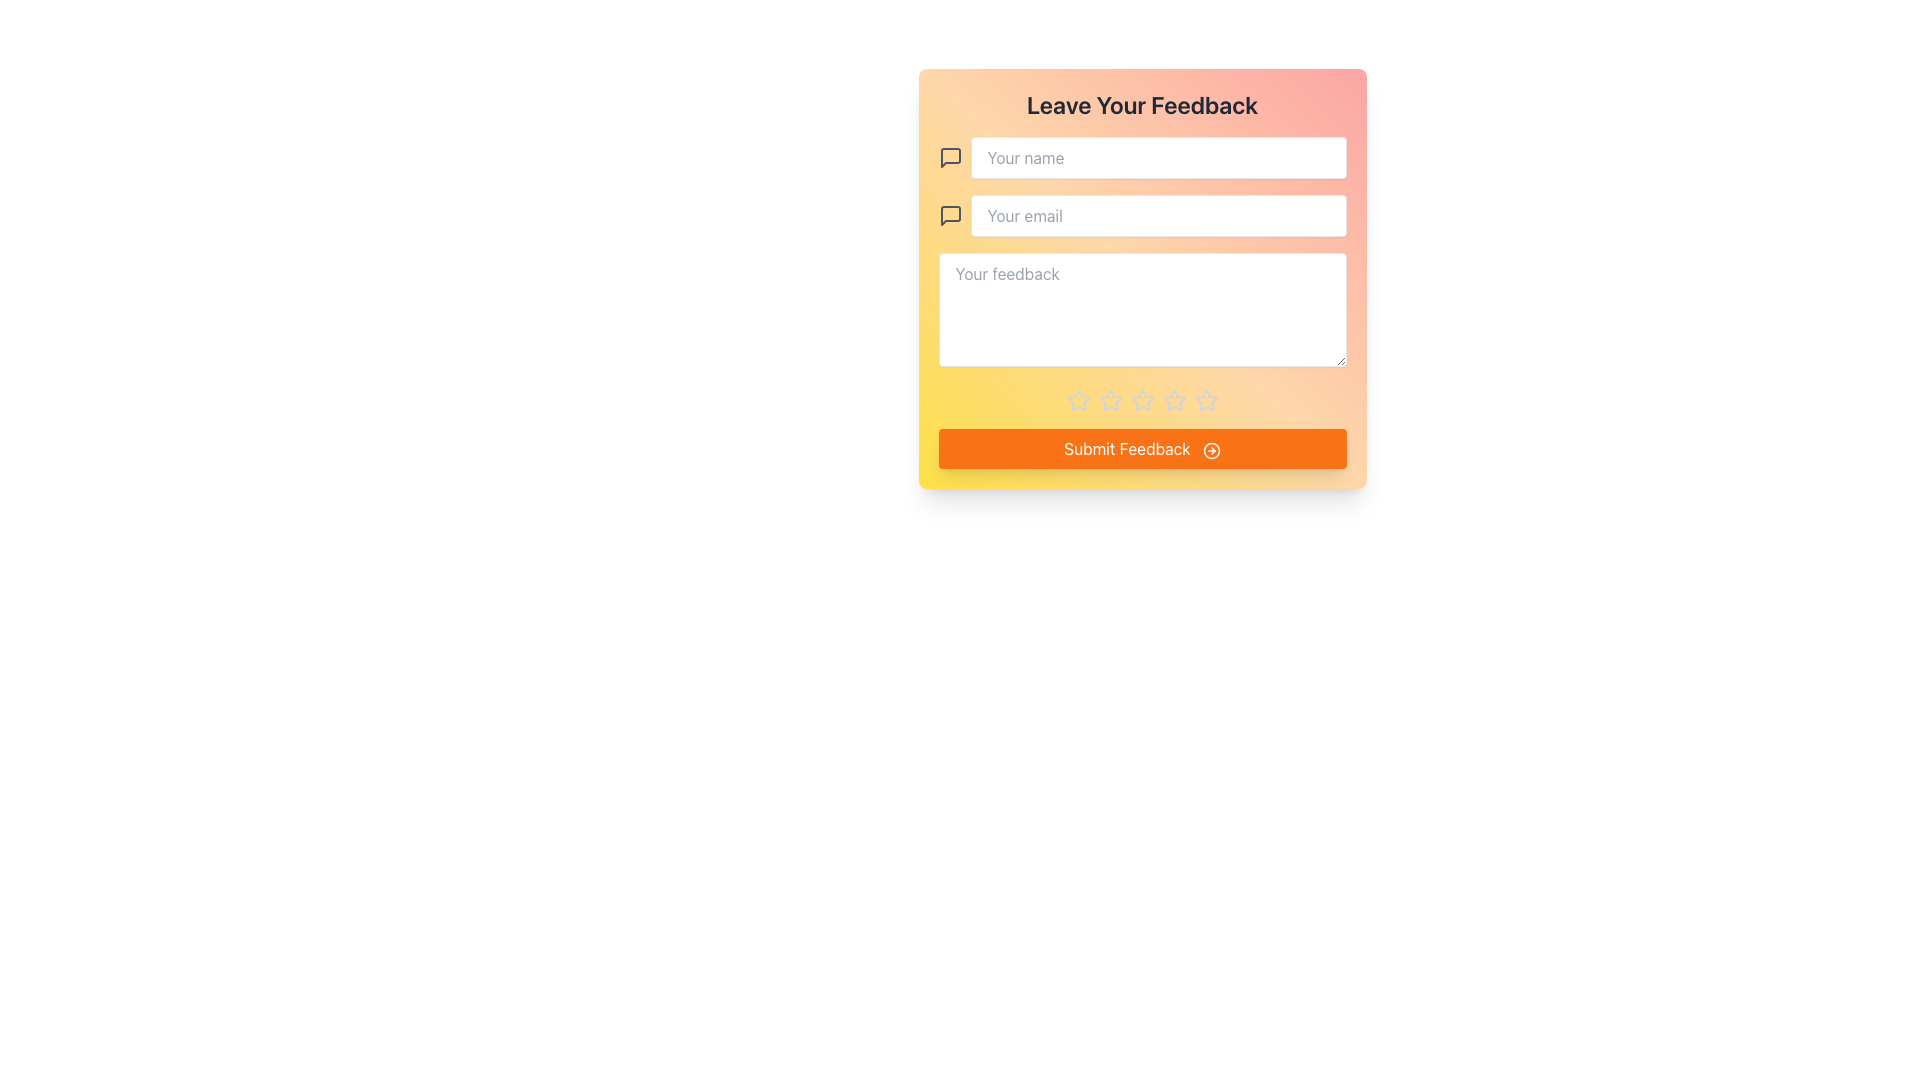 This screenshot has width=1920, height=1080. Describe the element at coordinates (1142, 401) in the screenshot. I see `the third star icon in the five-star rating system` at that location.